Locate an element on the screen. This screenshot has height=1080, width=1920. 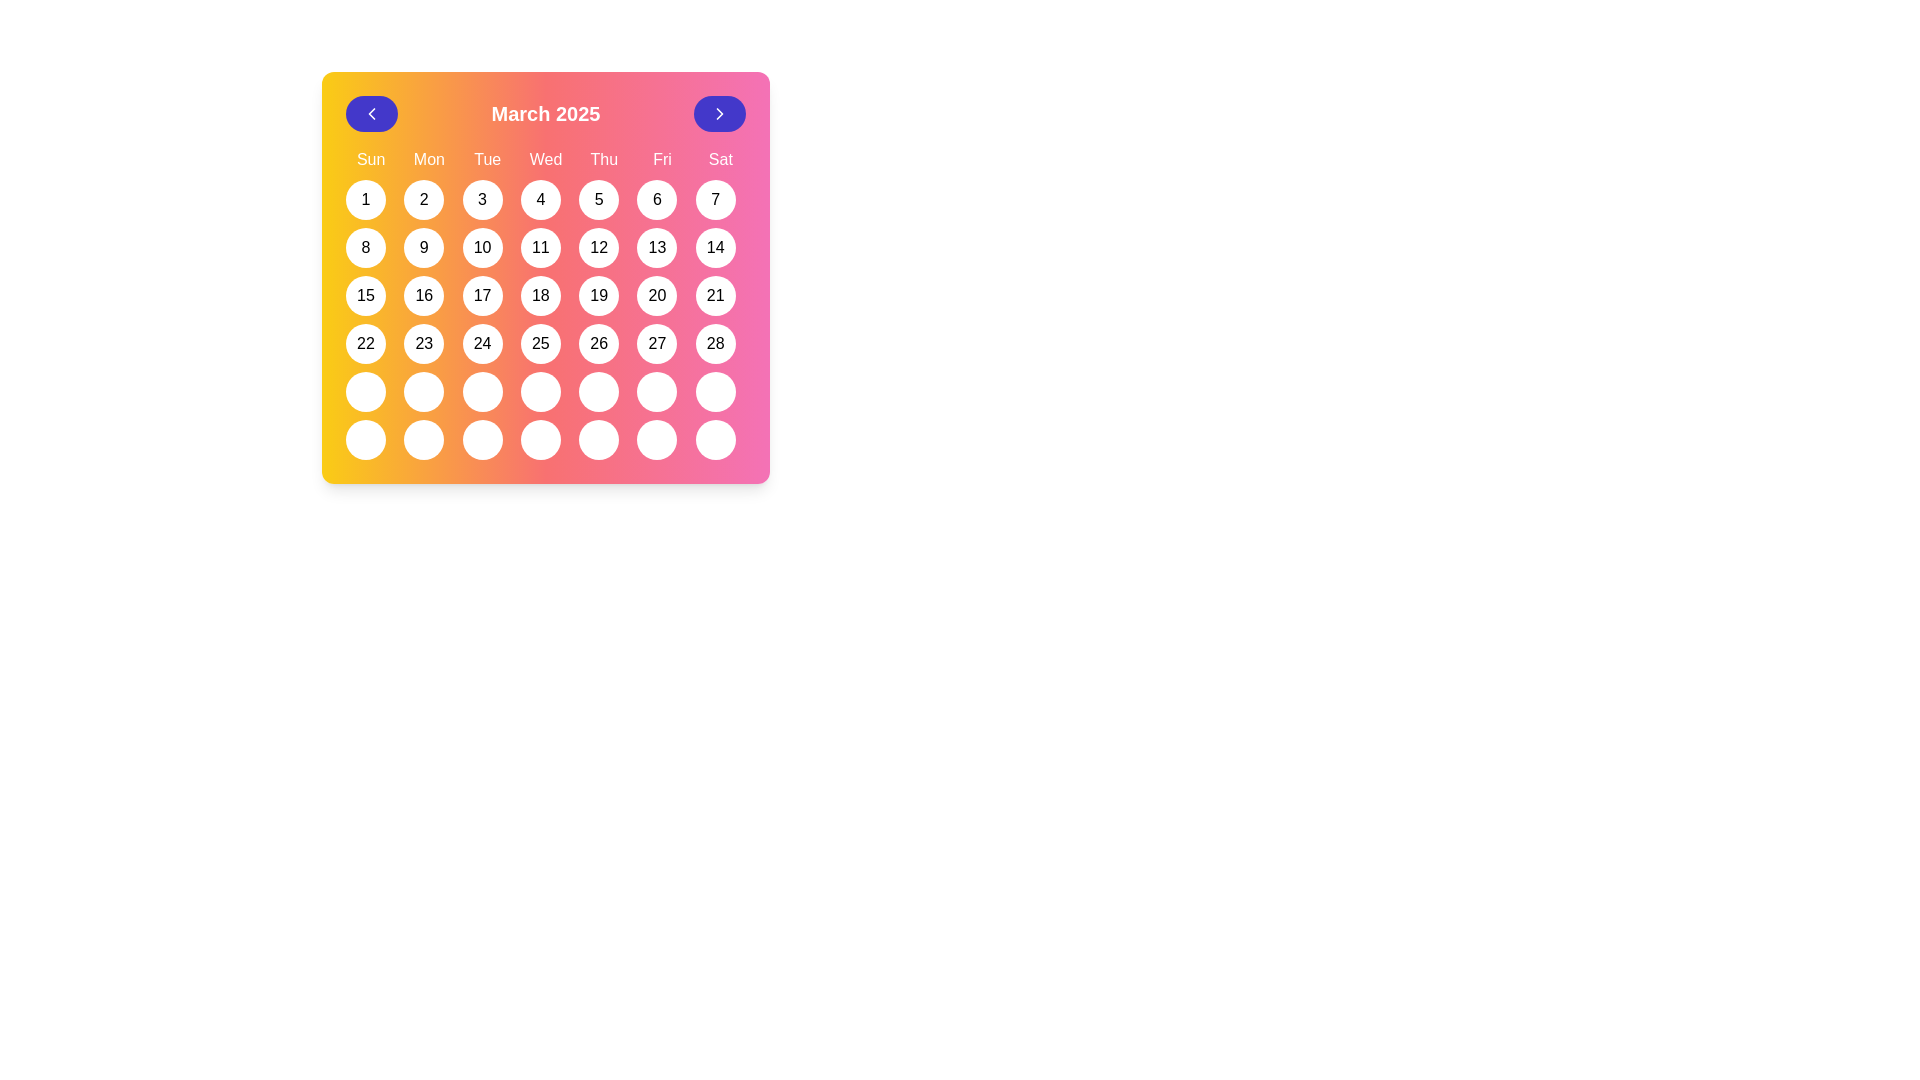
the circular button displaying '26' in the calendar grid for March 2025 is located at coordinates (598, 342).